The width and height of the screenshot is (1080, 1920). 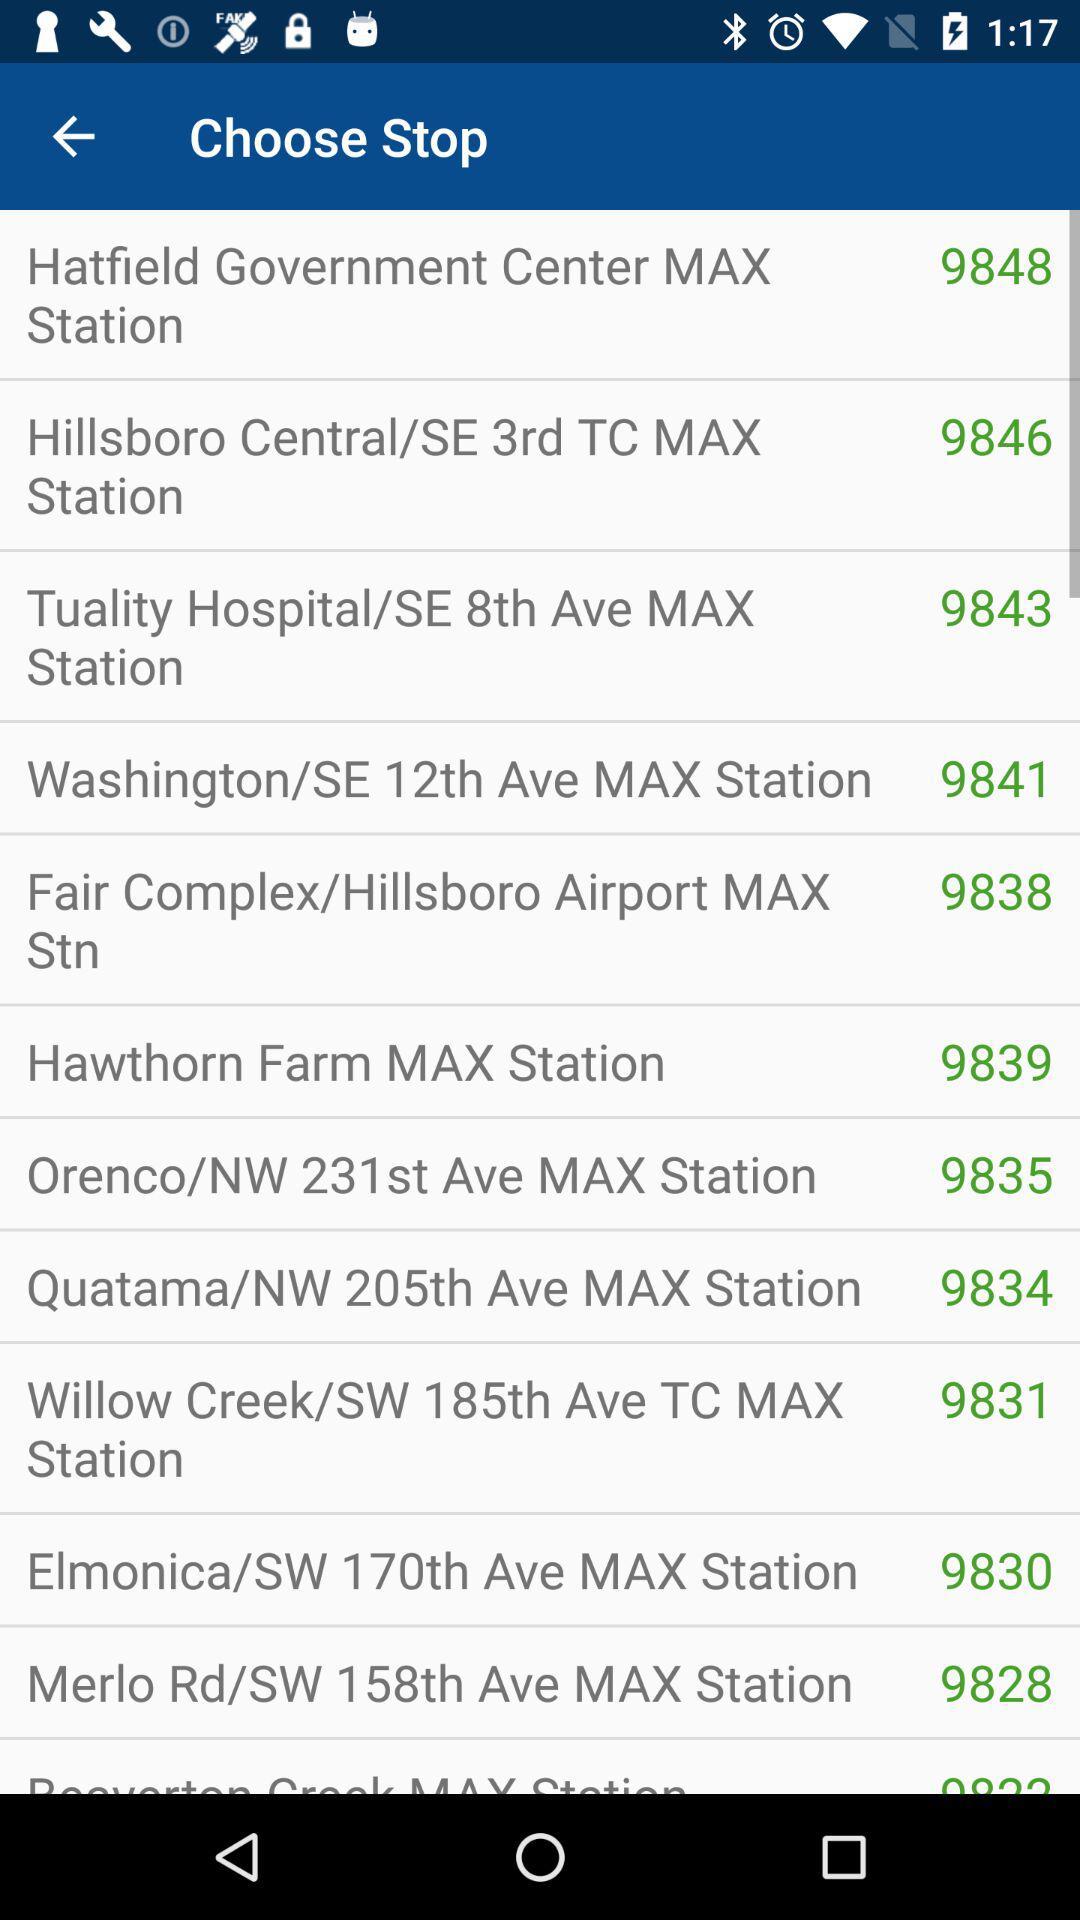 I want to click on icon below elmonica sw 170th icon, so click(x=456, y=1681).